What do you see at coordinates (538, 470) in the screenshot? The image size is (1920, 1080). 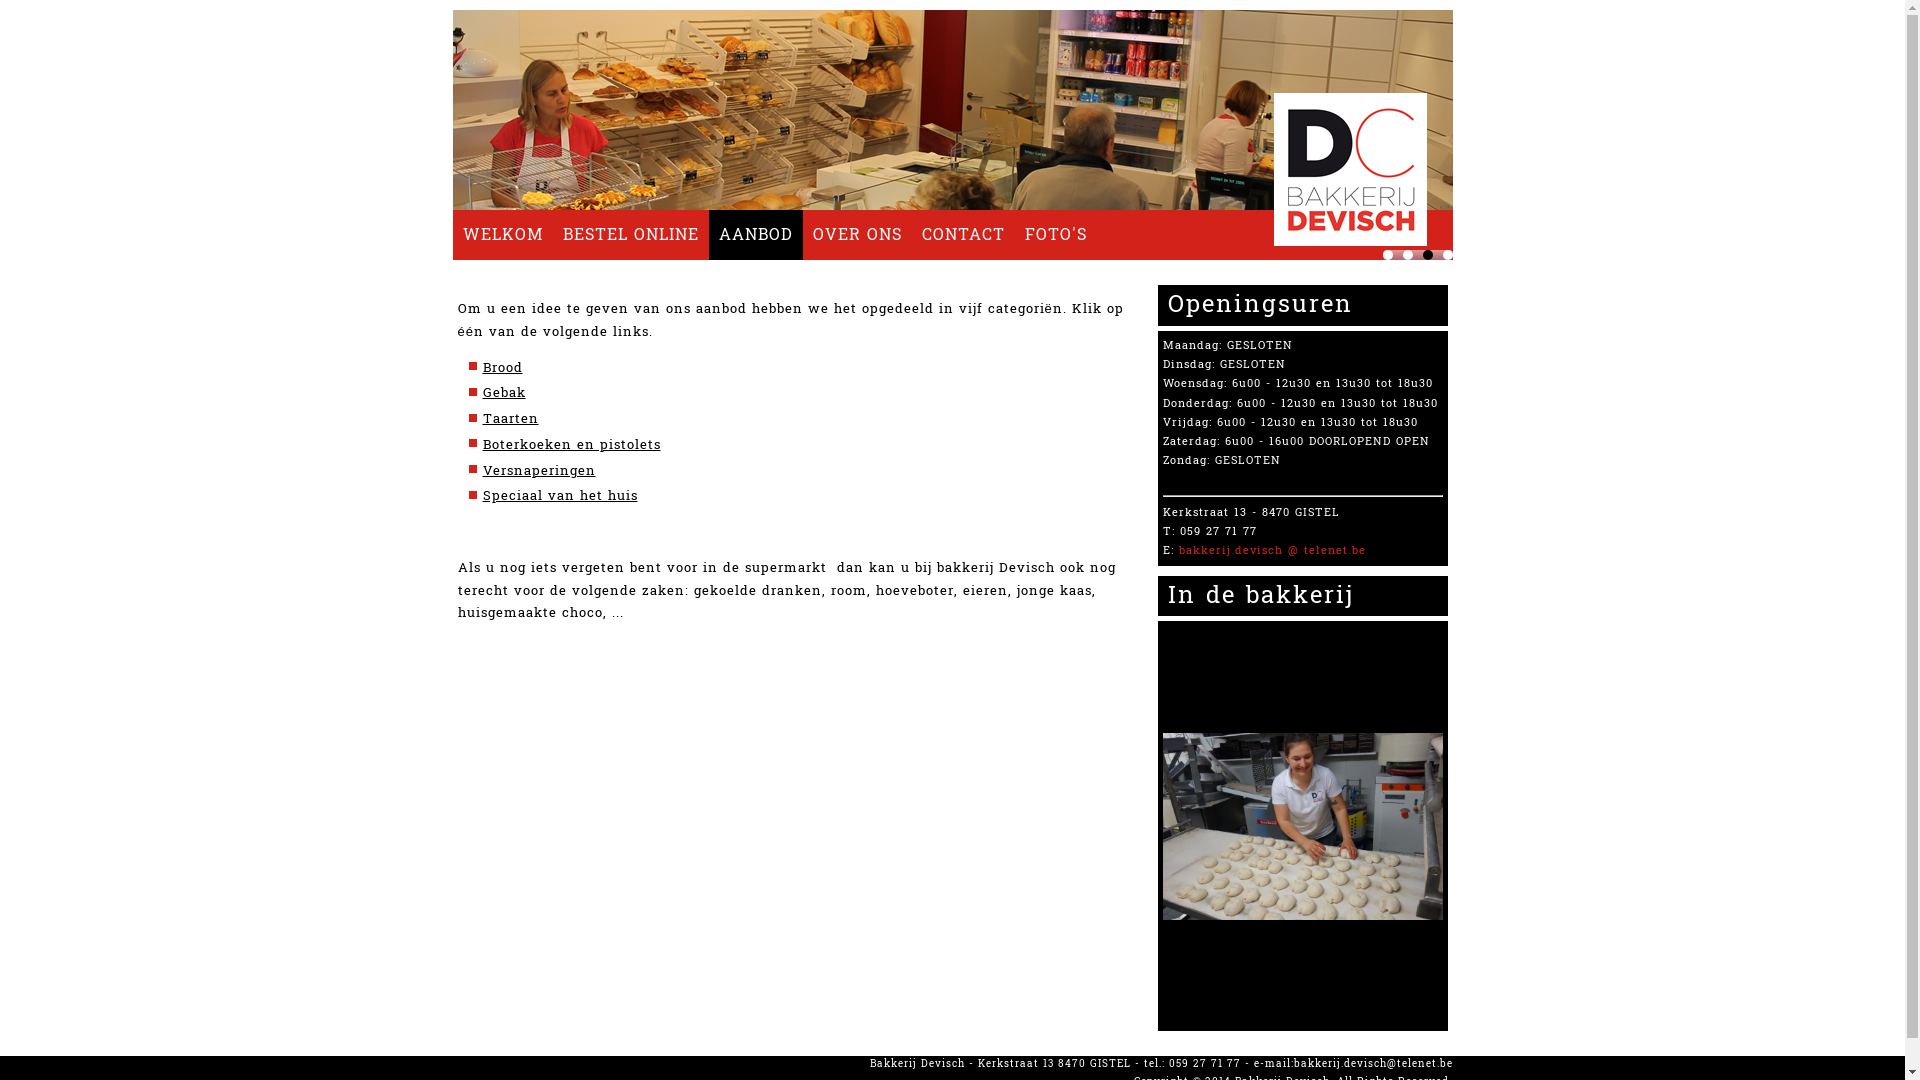 I see `'Versnaperingen'` at bounding box center [538, 470].